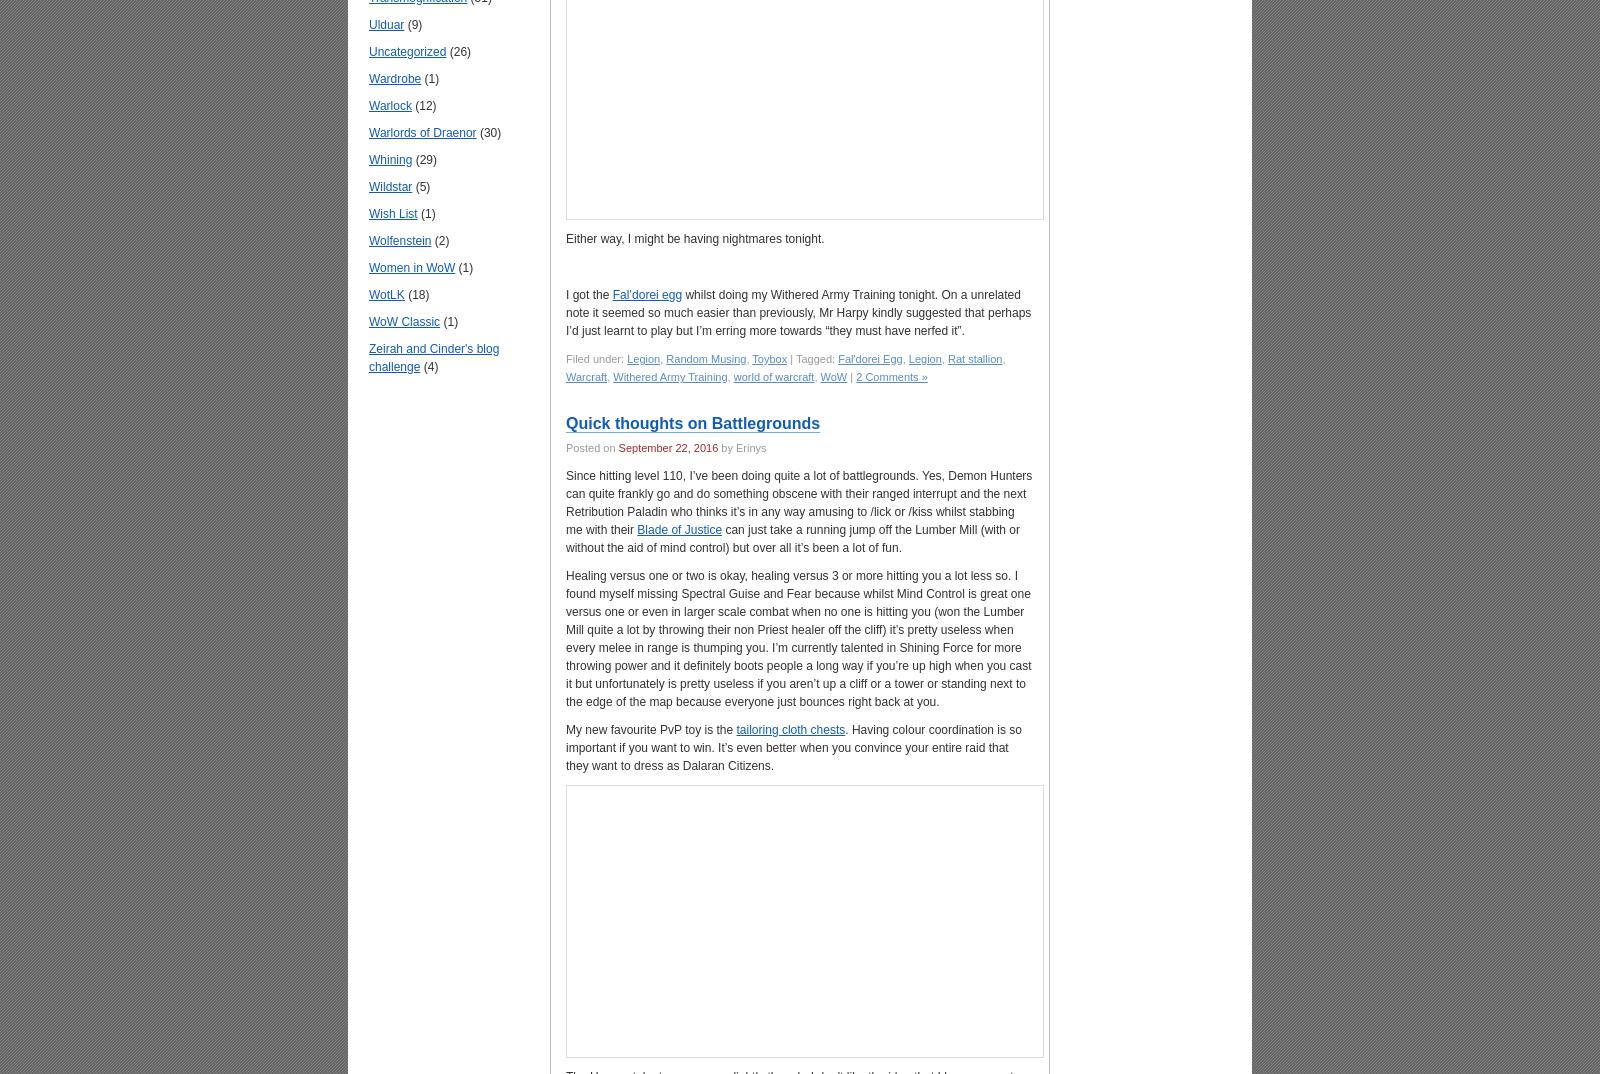 The width and height of the screenshot is (1600, 1074). Describe the element at coordinates (368, 355) in the screenshot. I see `'Zeirah and Cinder's blog challenge'` at that location.